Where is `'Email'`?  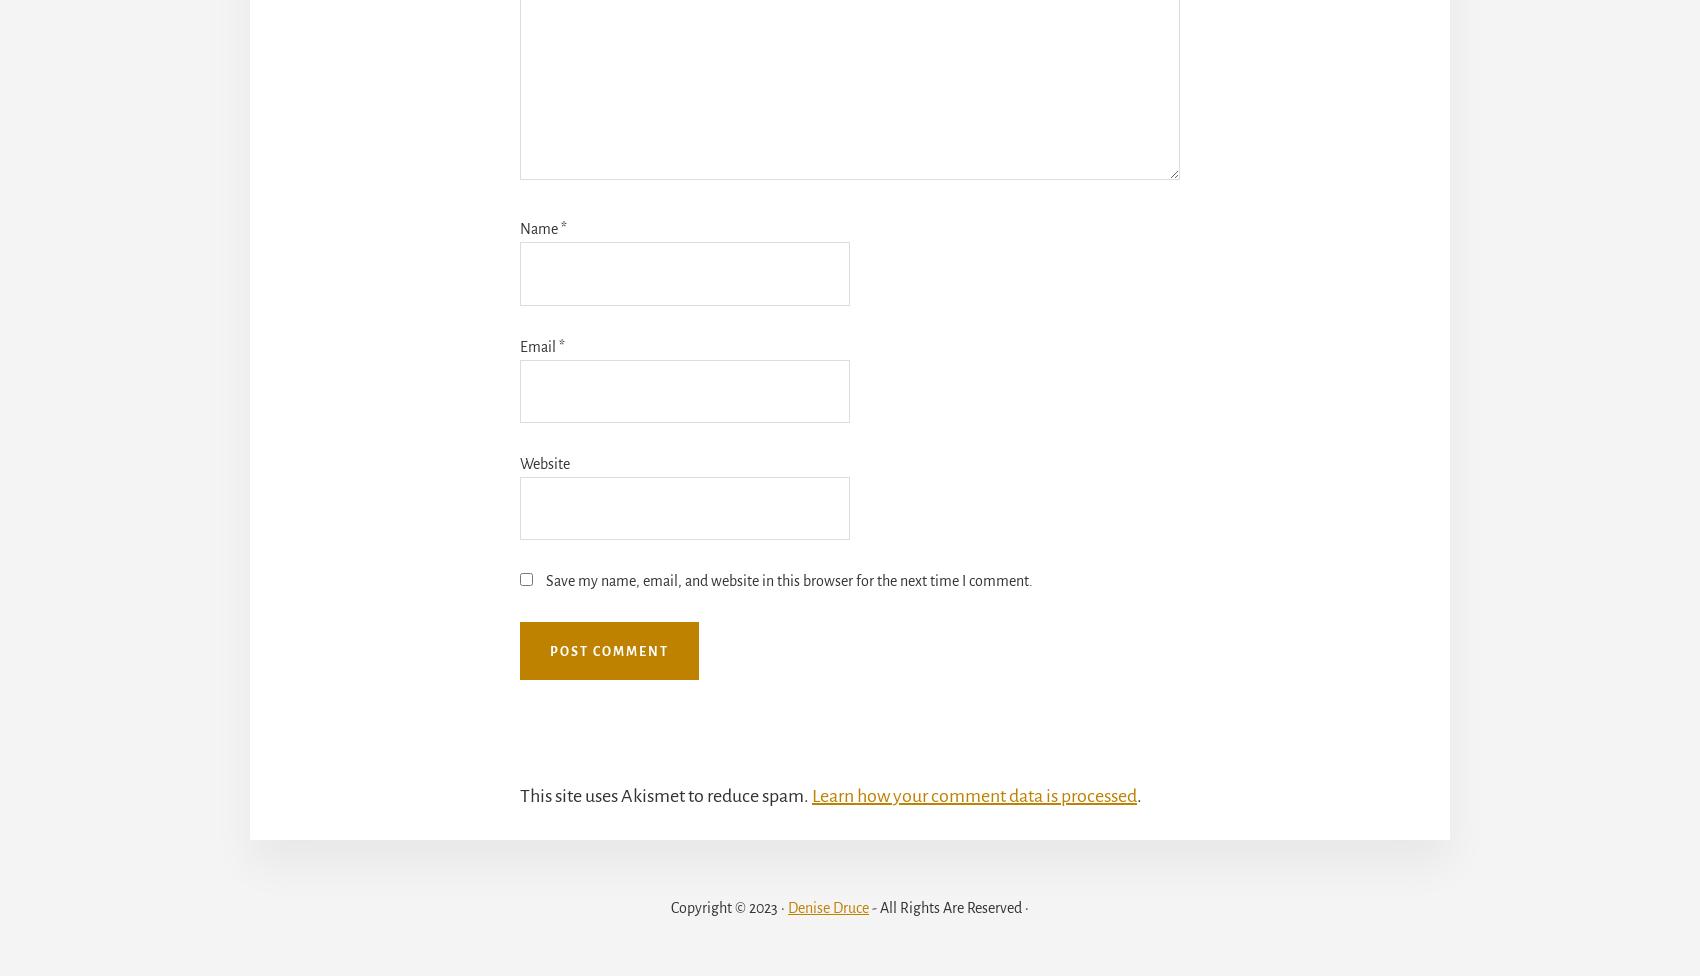
'Email' is located at coordinates (538, 345).